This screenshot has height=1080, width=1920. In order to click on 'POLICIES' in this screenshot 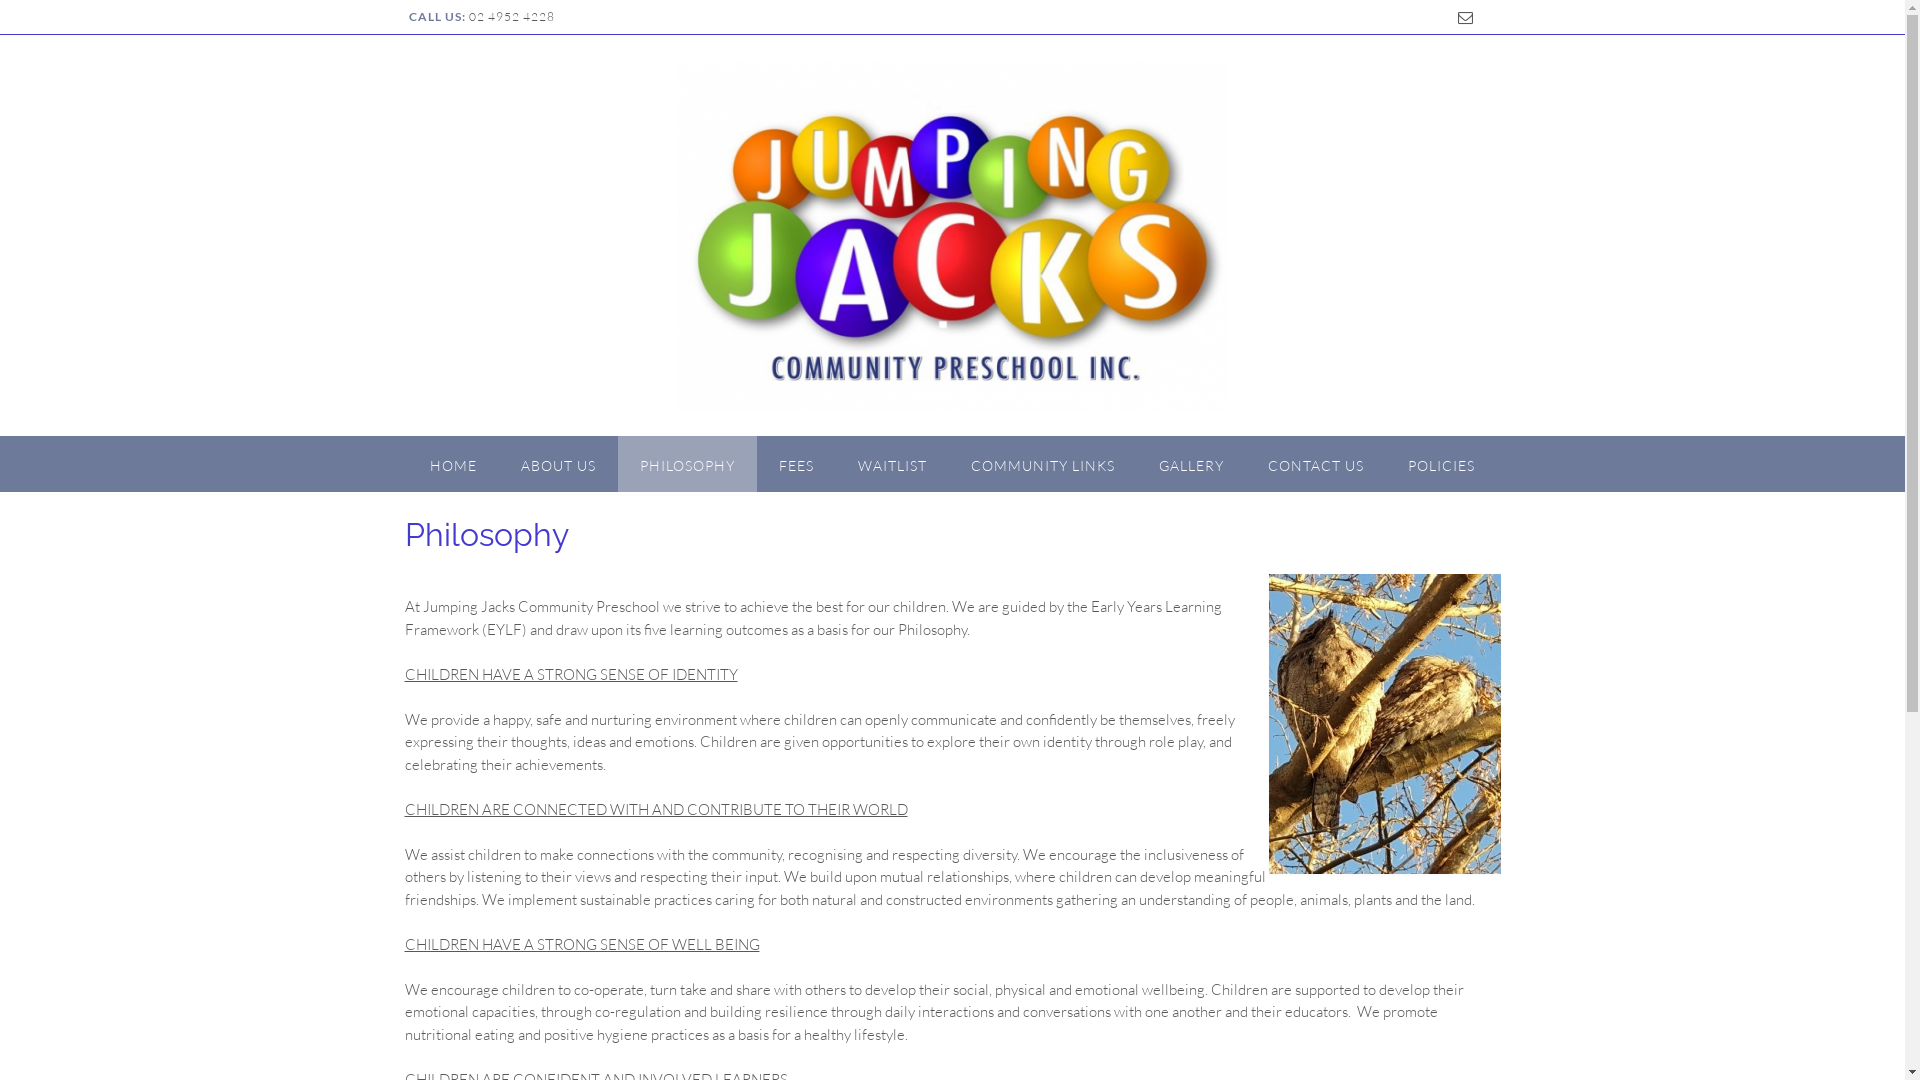, I will do `click(1441, 463)`.